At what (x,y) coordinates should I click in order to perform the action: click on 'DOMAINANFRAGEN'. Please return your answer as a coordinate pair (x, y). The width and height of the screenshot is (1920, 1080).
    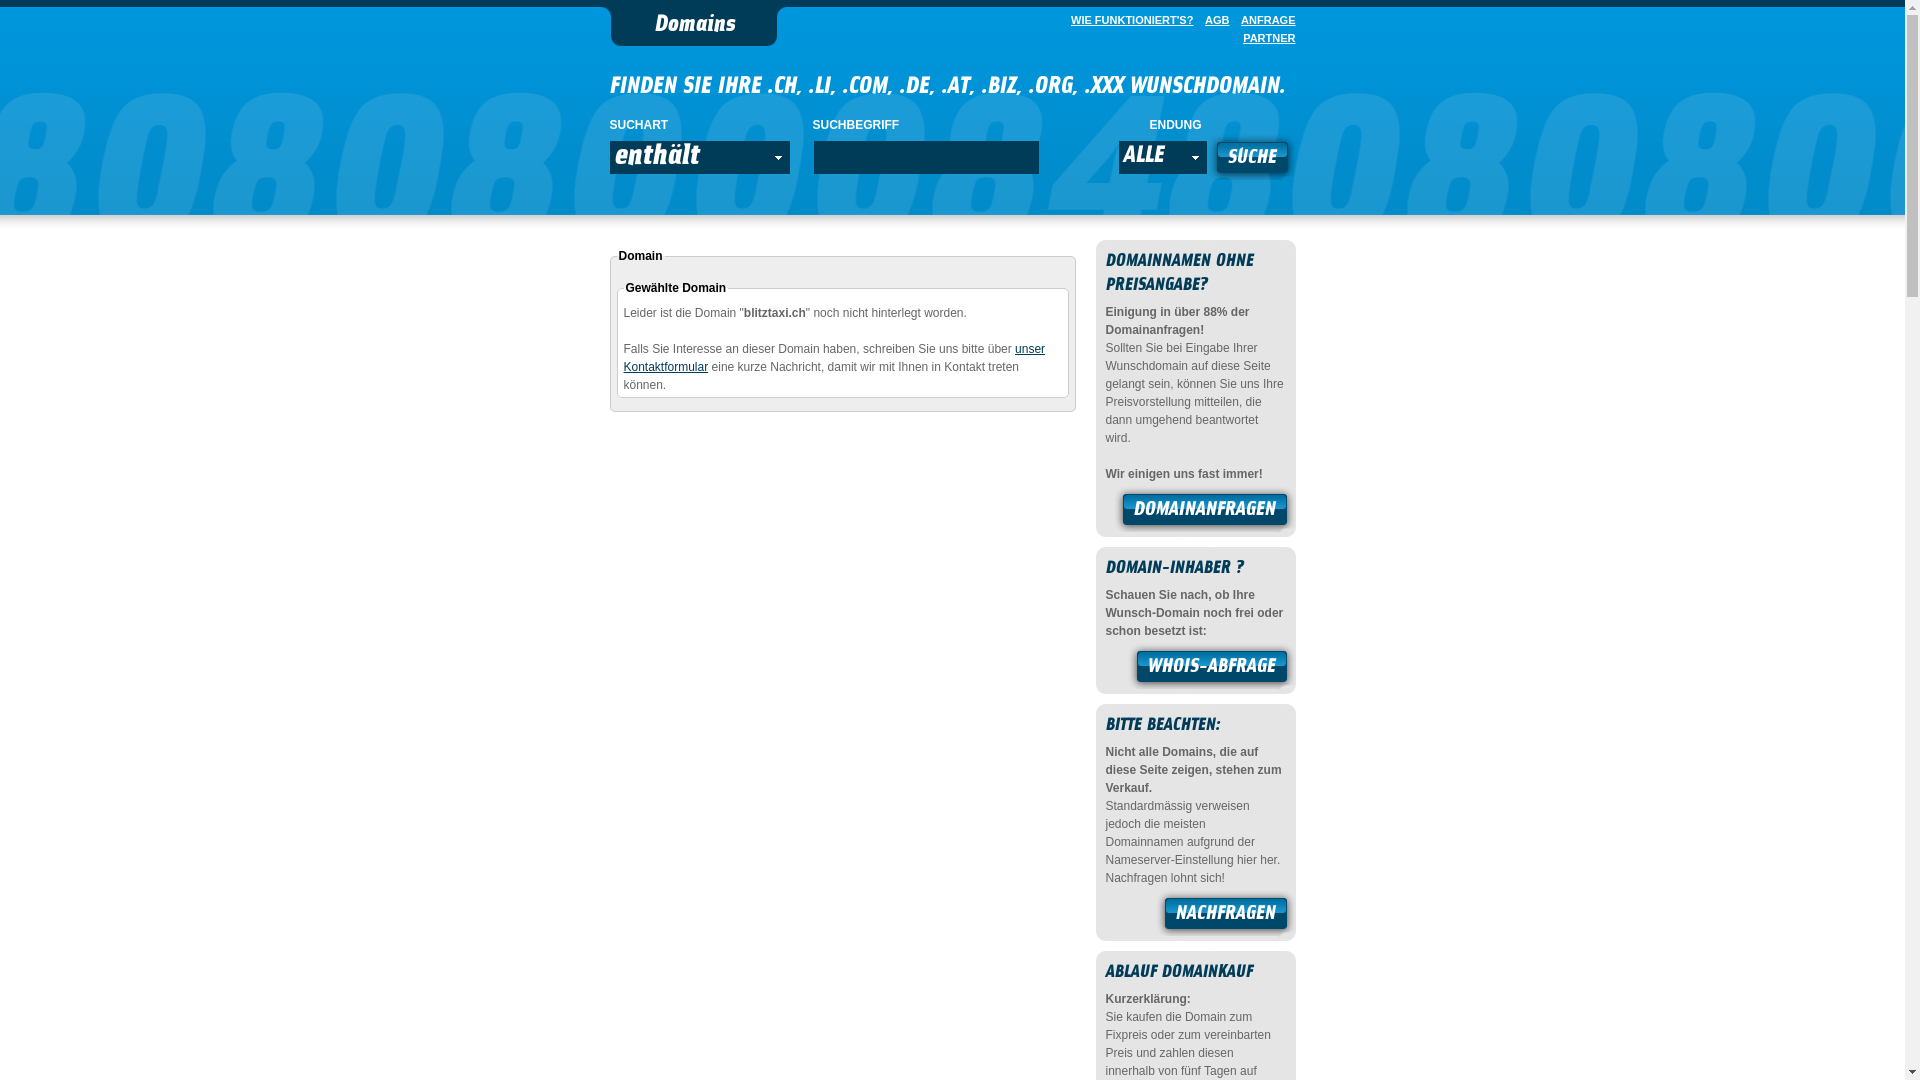
    Looking at the image, I should click on (1112, 511).